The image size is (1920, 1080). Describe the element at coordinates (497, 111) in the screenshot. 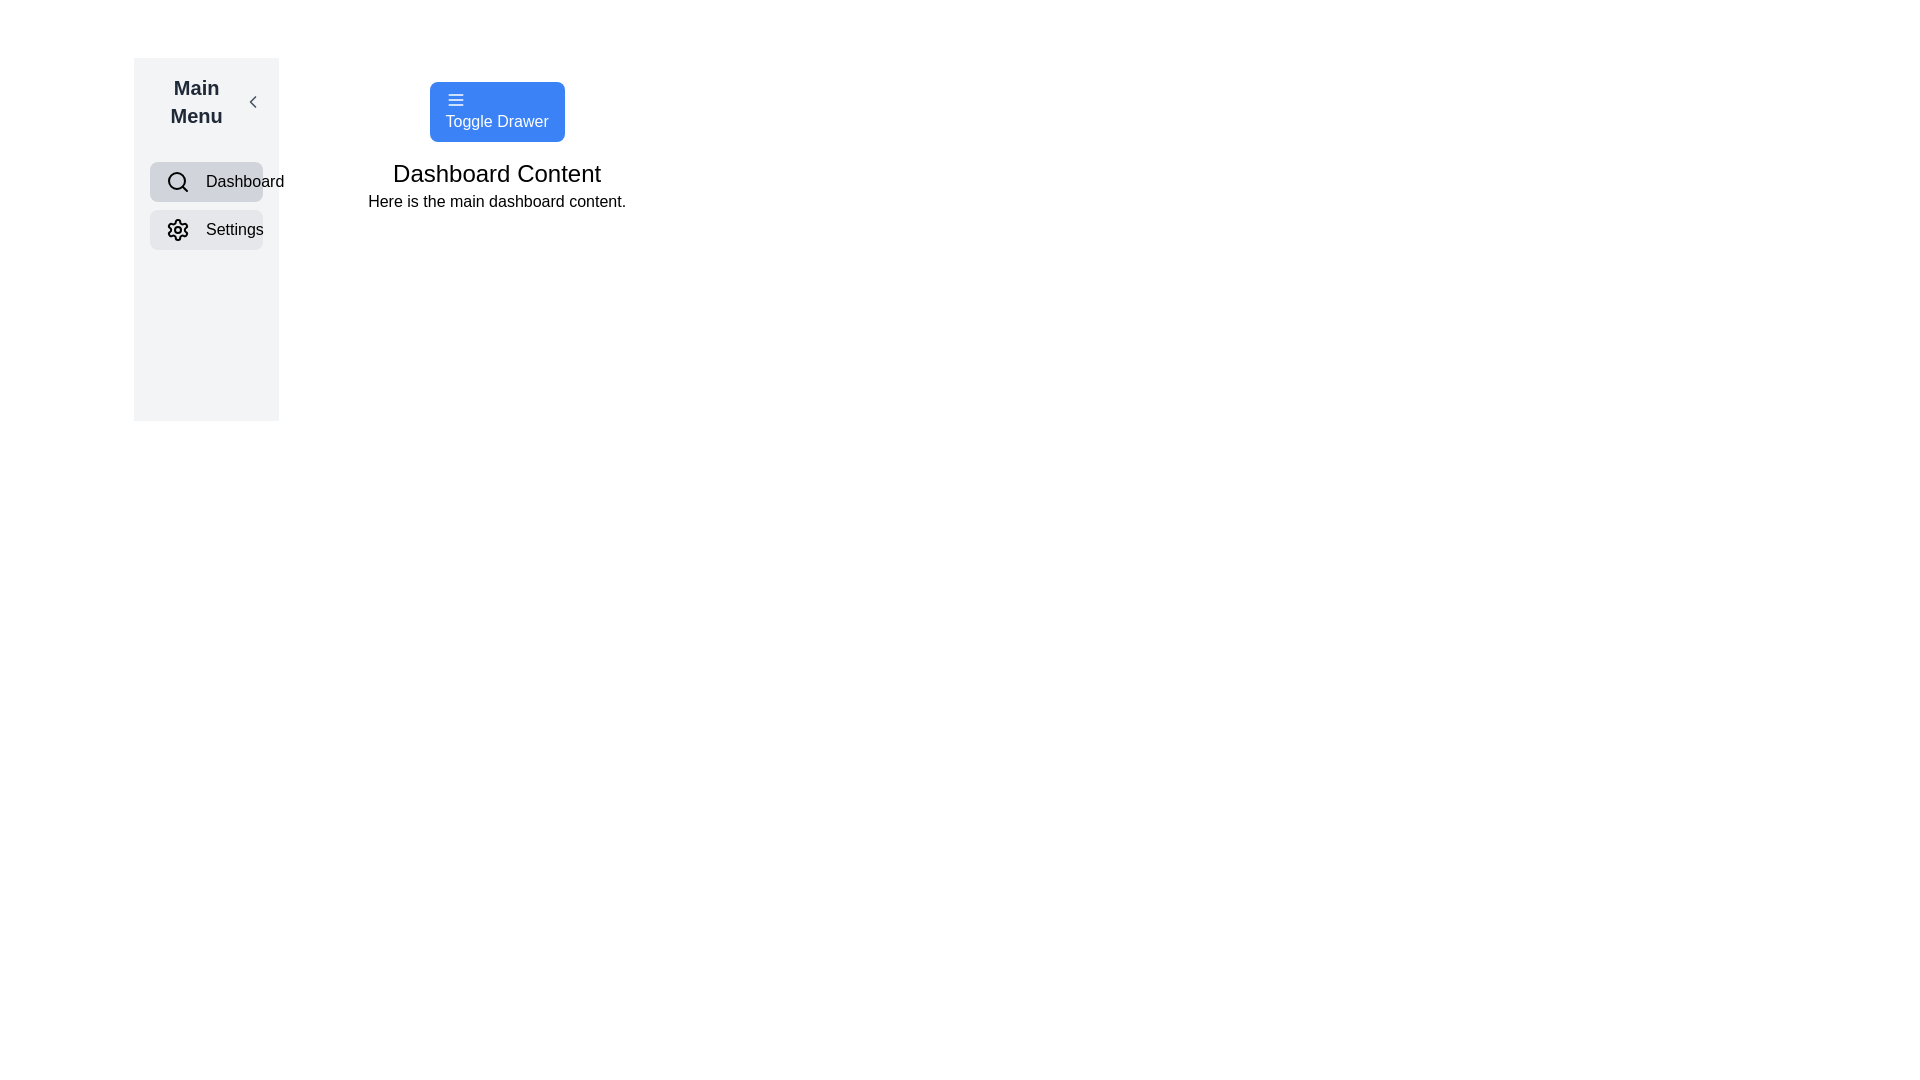

I see `the 'Toggle Drawer' button, which is a rectangular blue button with white text and a menu icon on the left` at that location.